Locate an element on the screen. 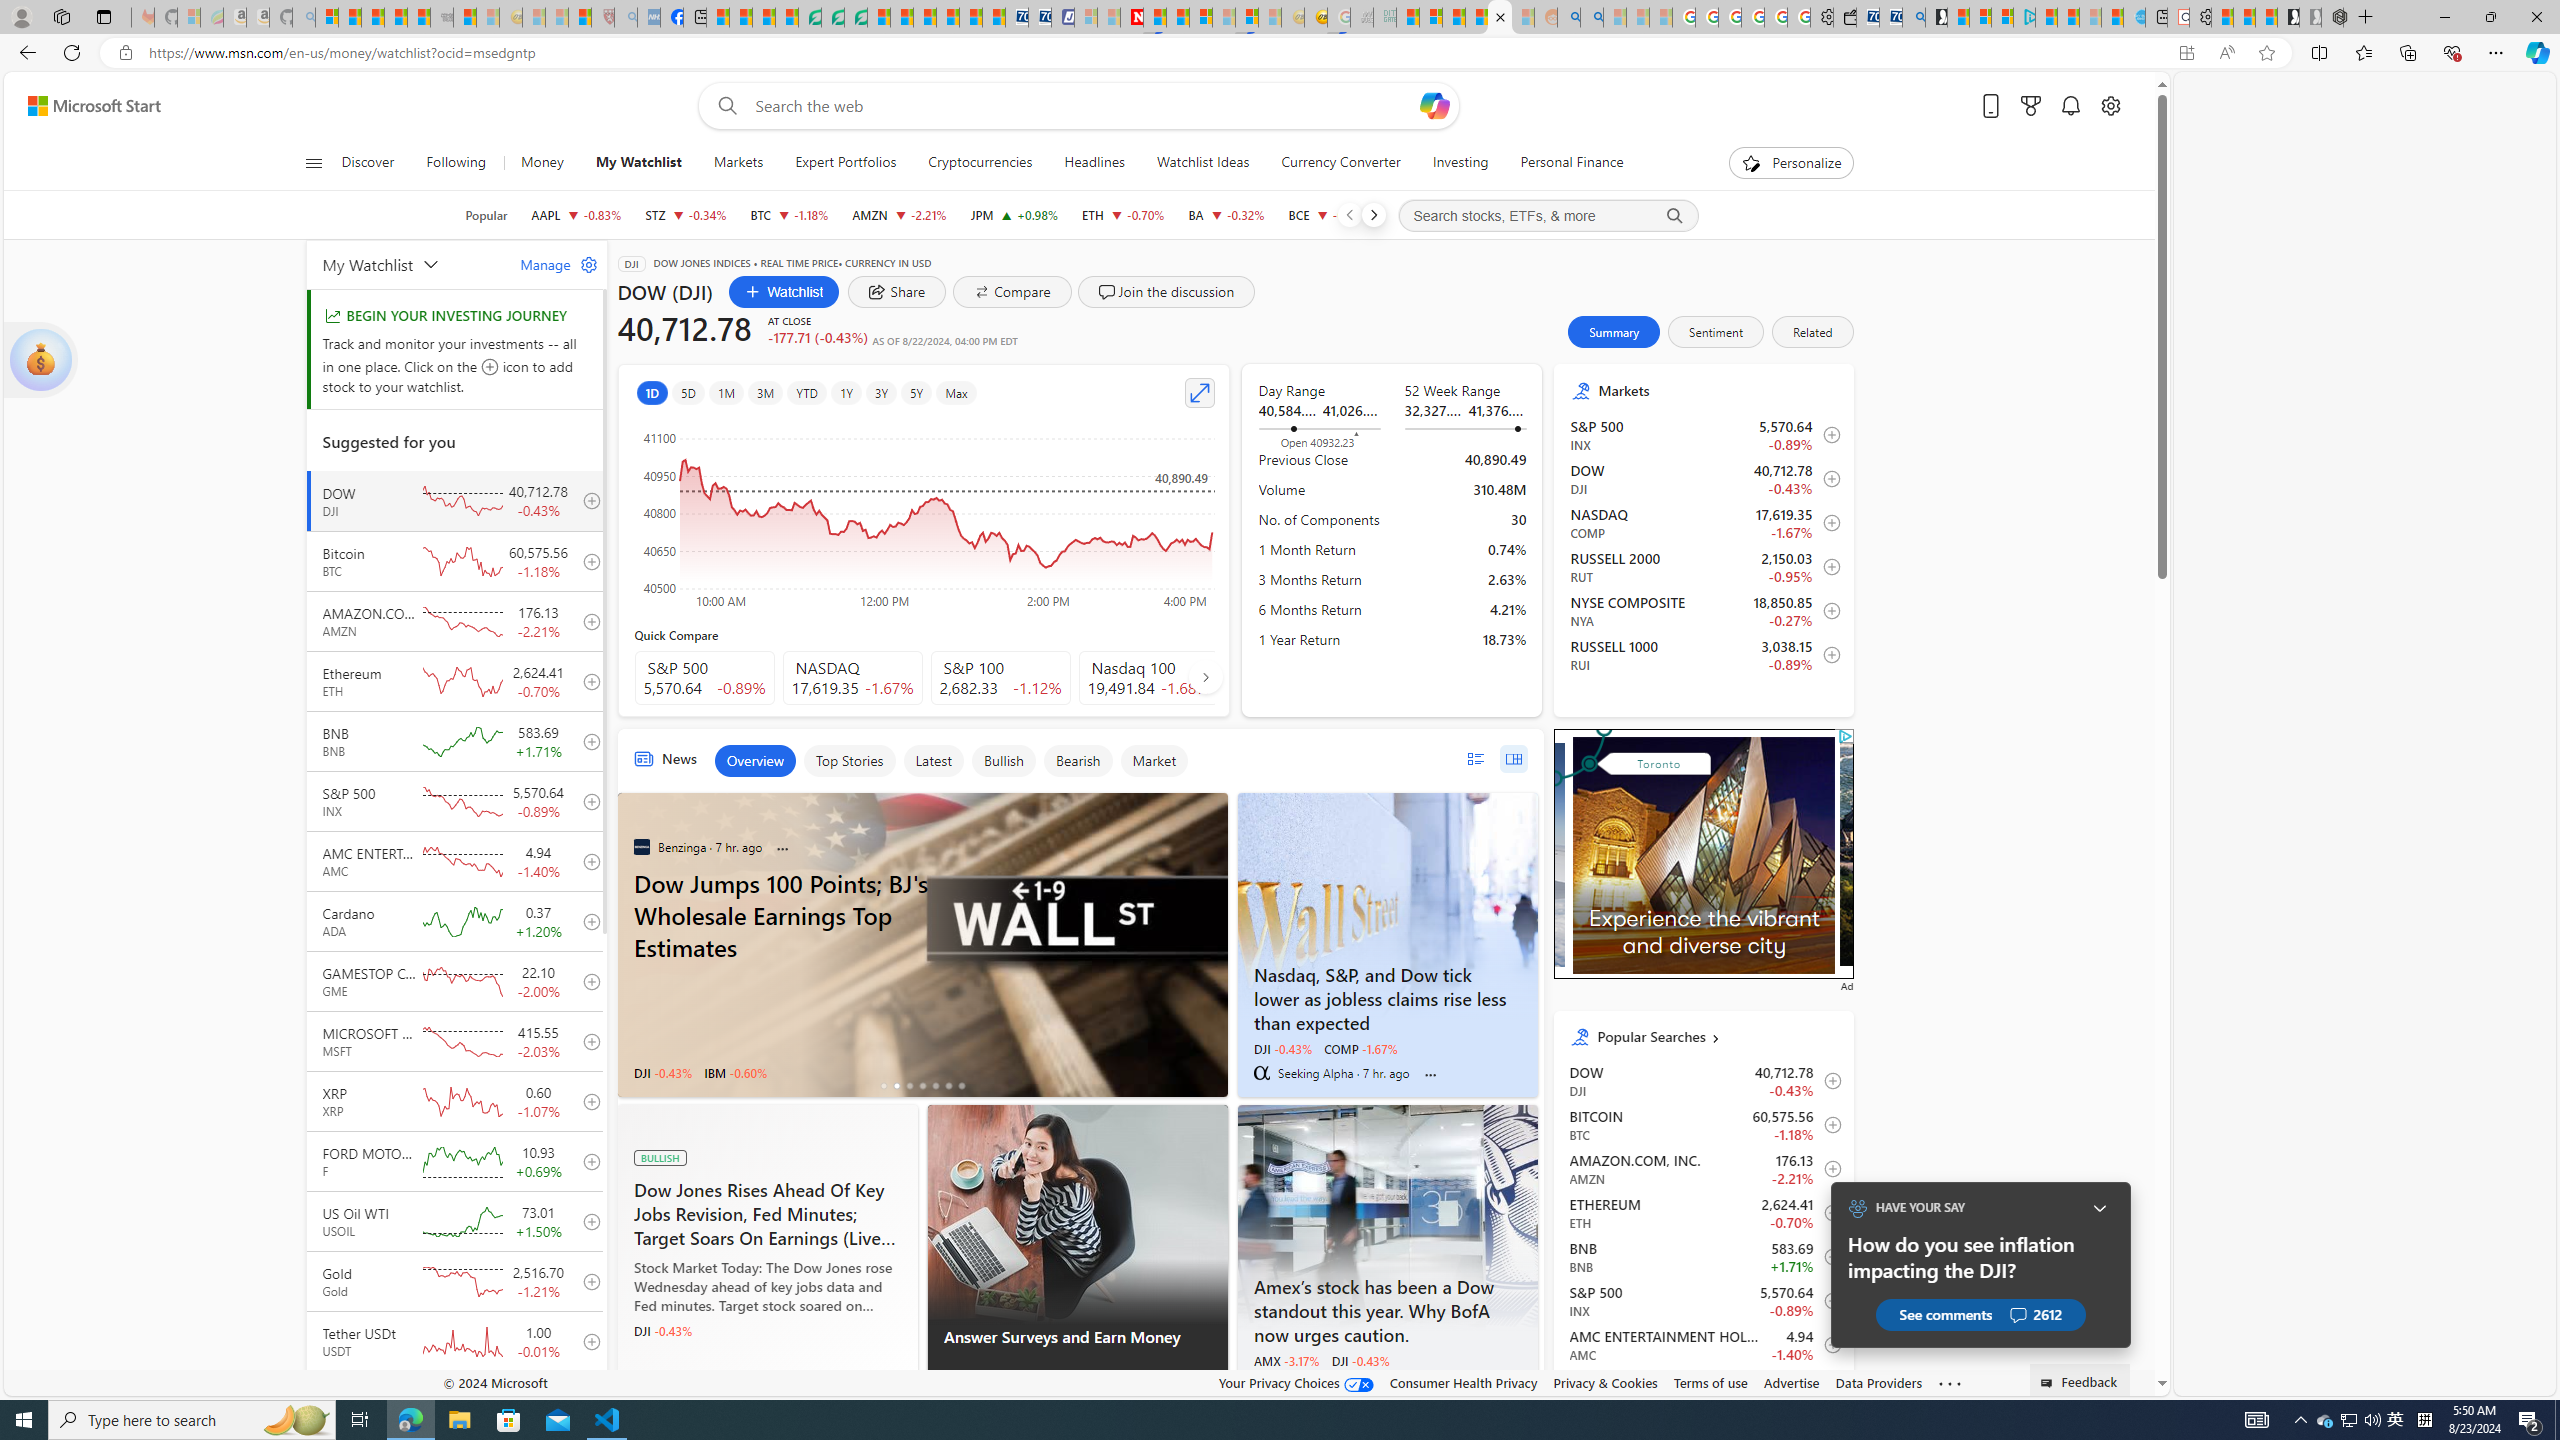 The height and width of the screenshot is (1440, 2560). 'Related' is located at coordinates (1811, 330).